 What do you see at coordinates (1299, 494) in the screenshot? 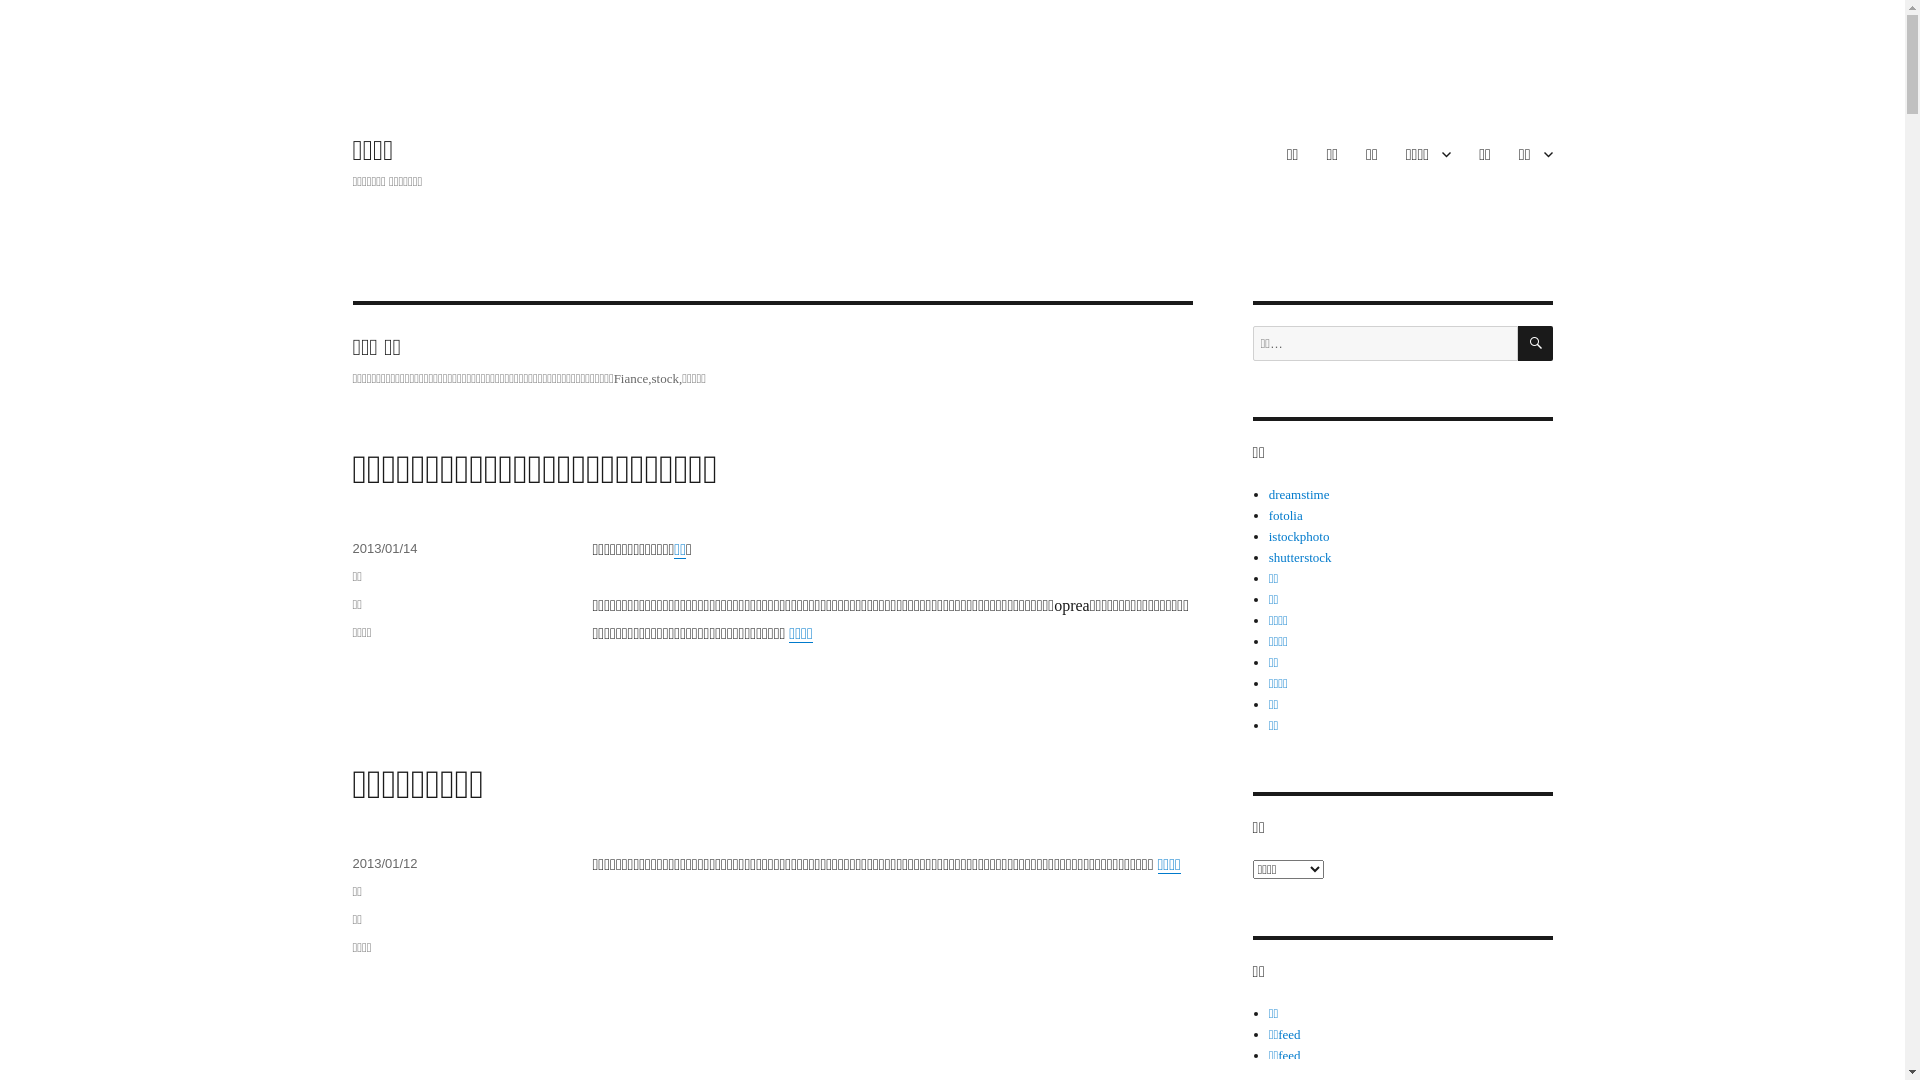
I see `'dreamstime'` at bounding box center [1299, 494].